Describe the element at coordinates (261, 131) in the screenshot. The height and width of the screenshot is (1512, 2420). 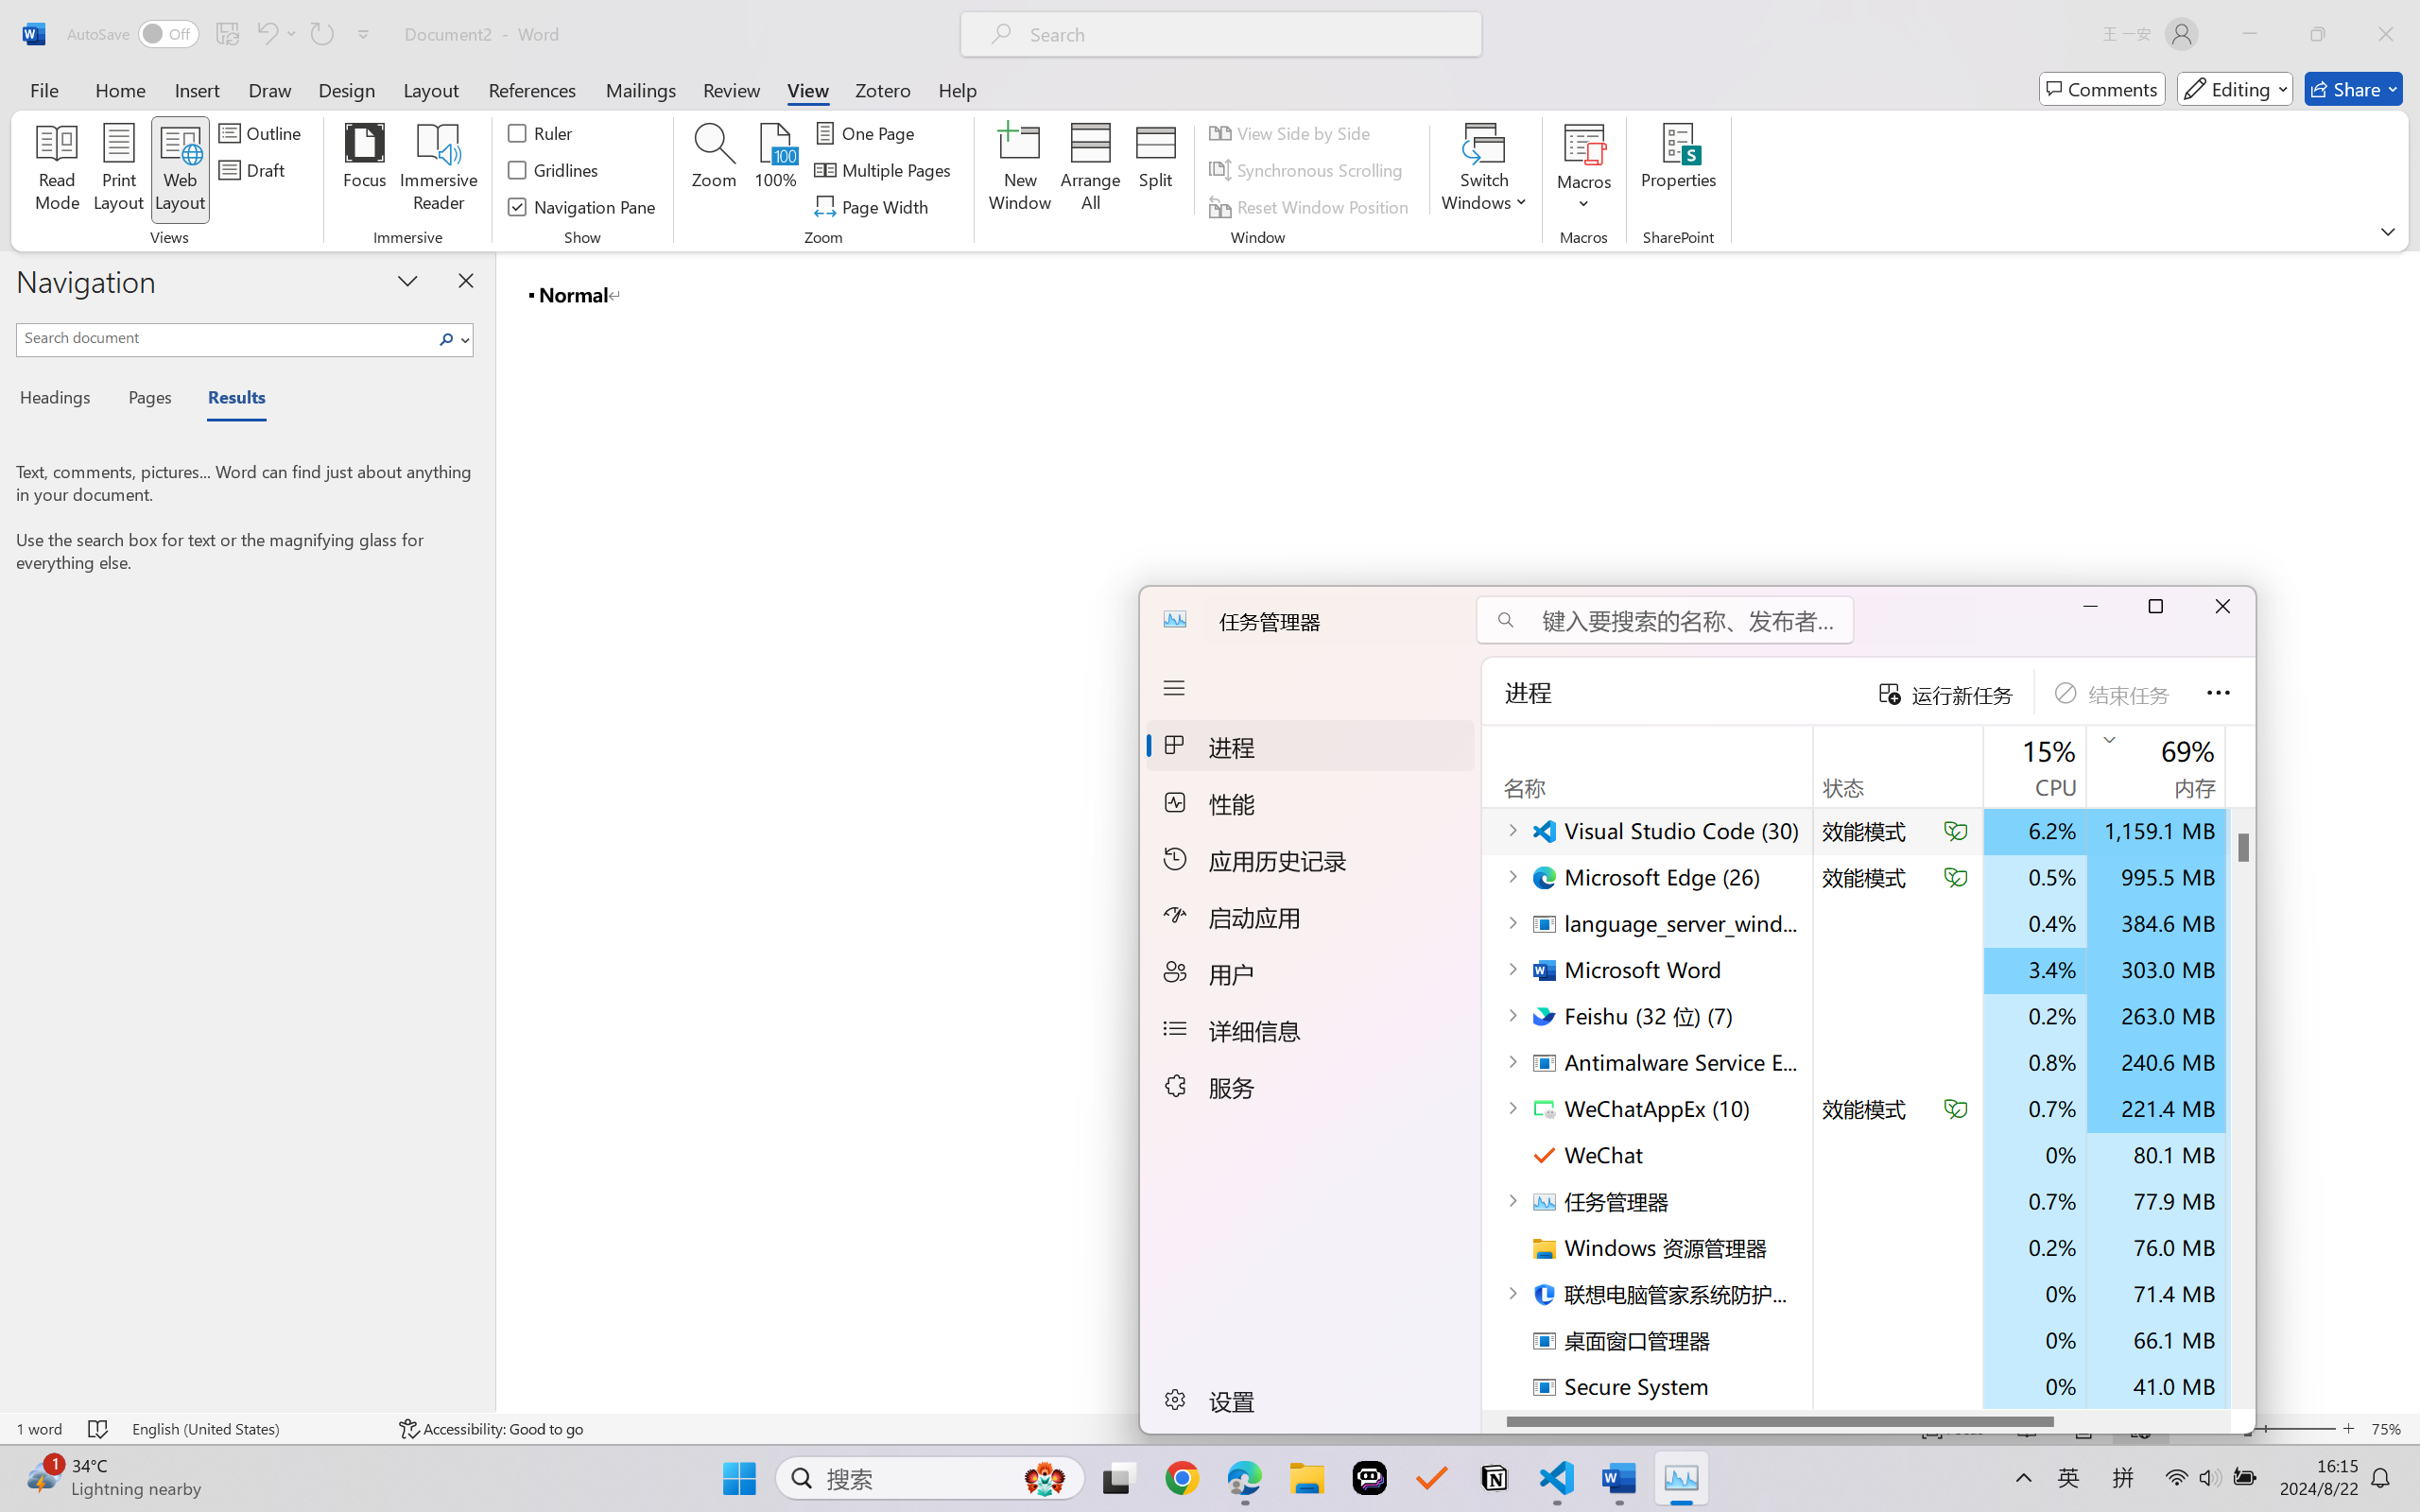
I see `'Outline'` at that location.